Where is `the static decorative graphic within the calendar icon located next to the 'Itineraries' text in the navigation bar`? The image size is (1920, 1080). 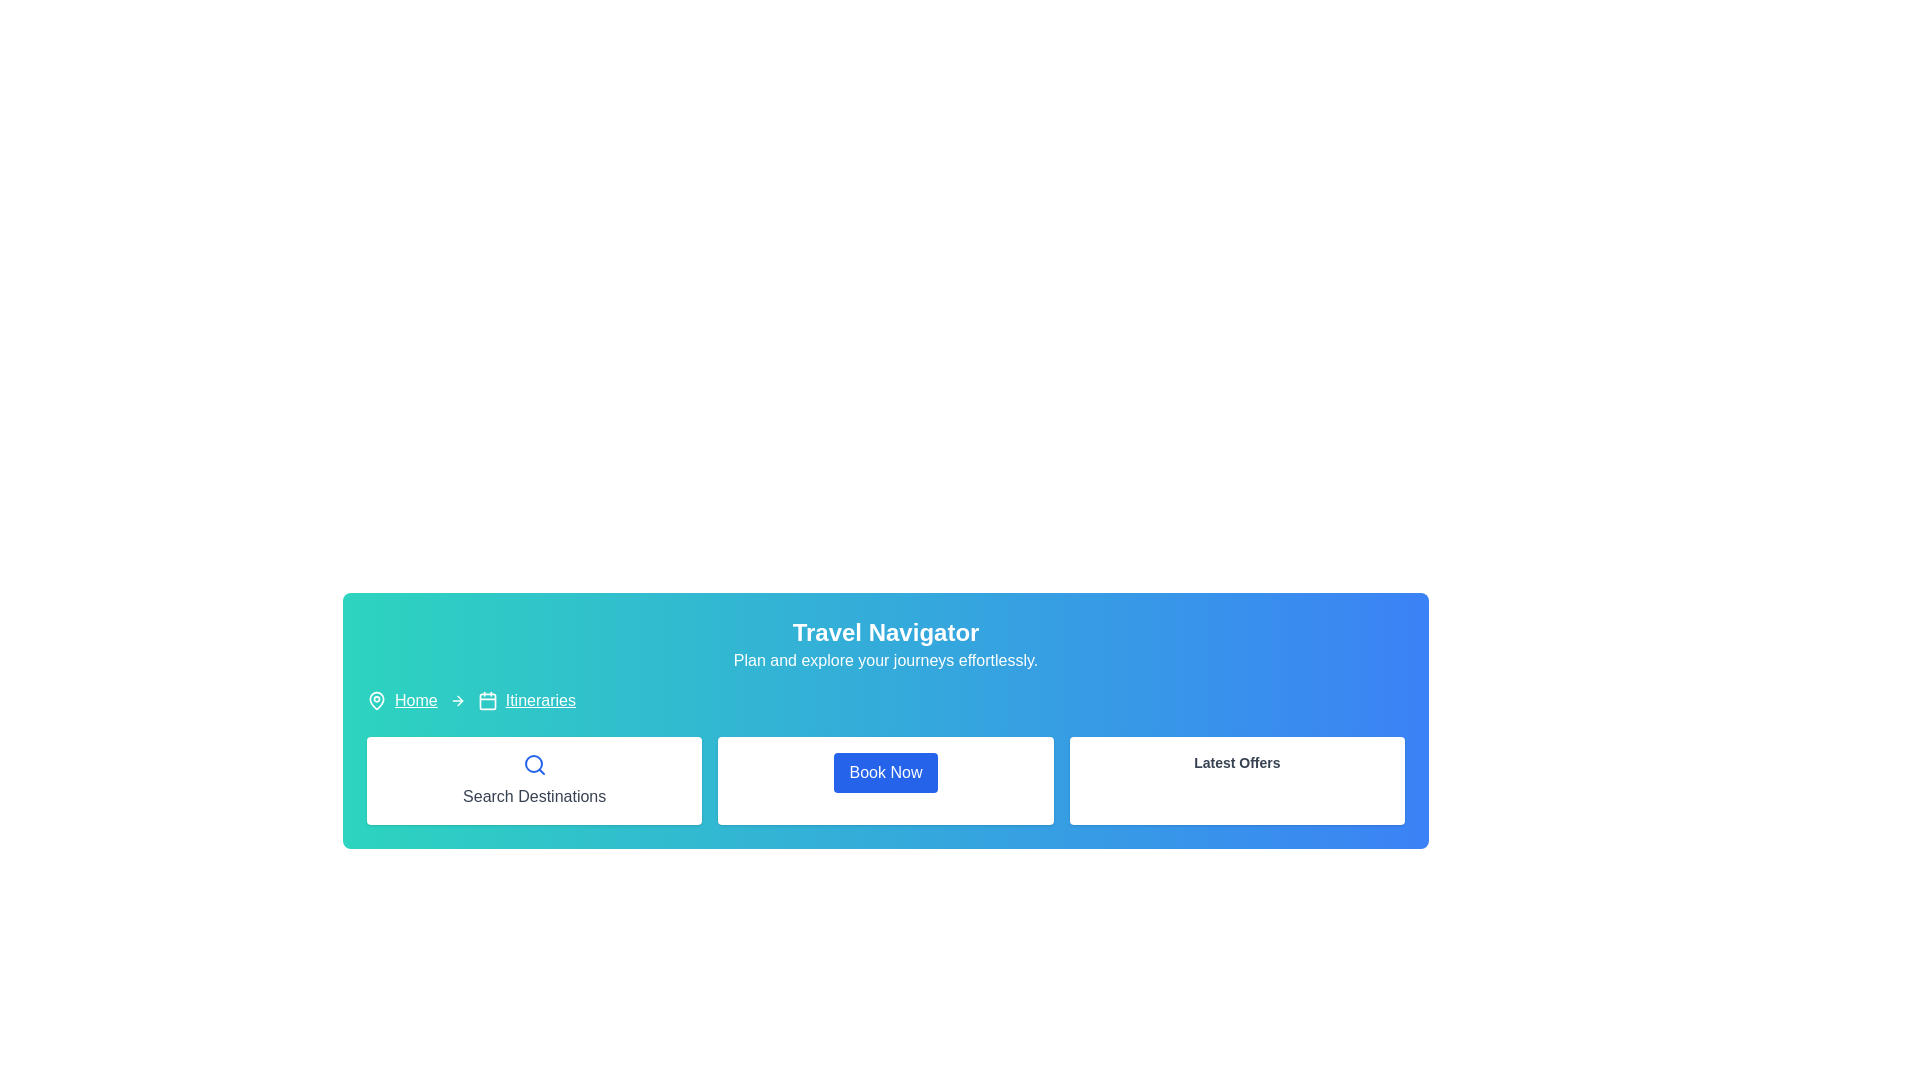 the static decorative graphic within the calendar icon located next to the 'Itineraries' text in the navigation bar is located at coordinates (487, 700).